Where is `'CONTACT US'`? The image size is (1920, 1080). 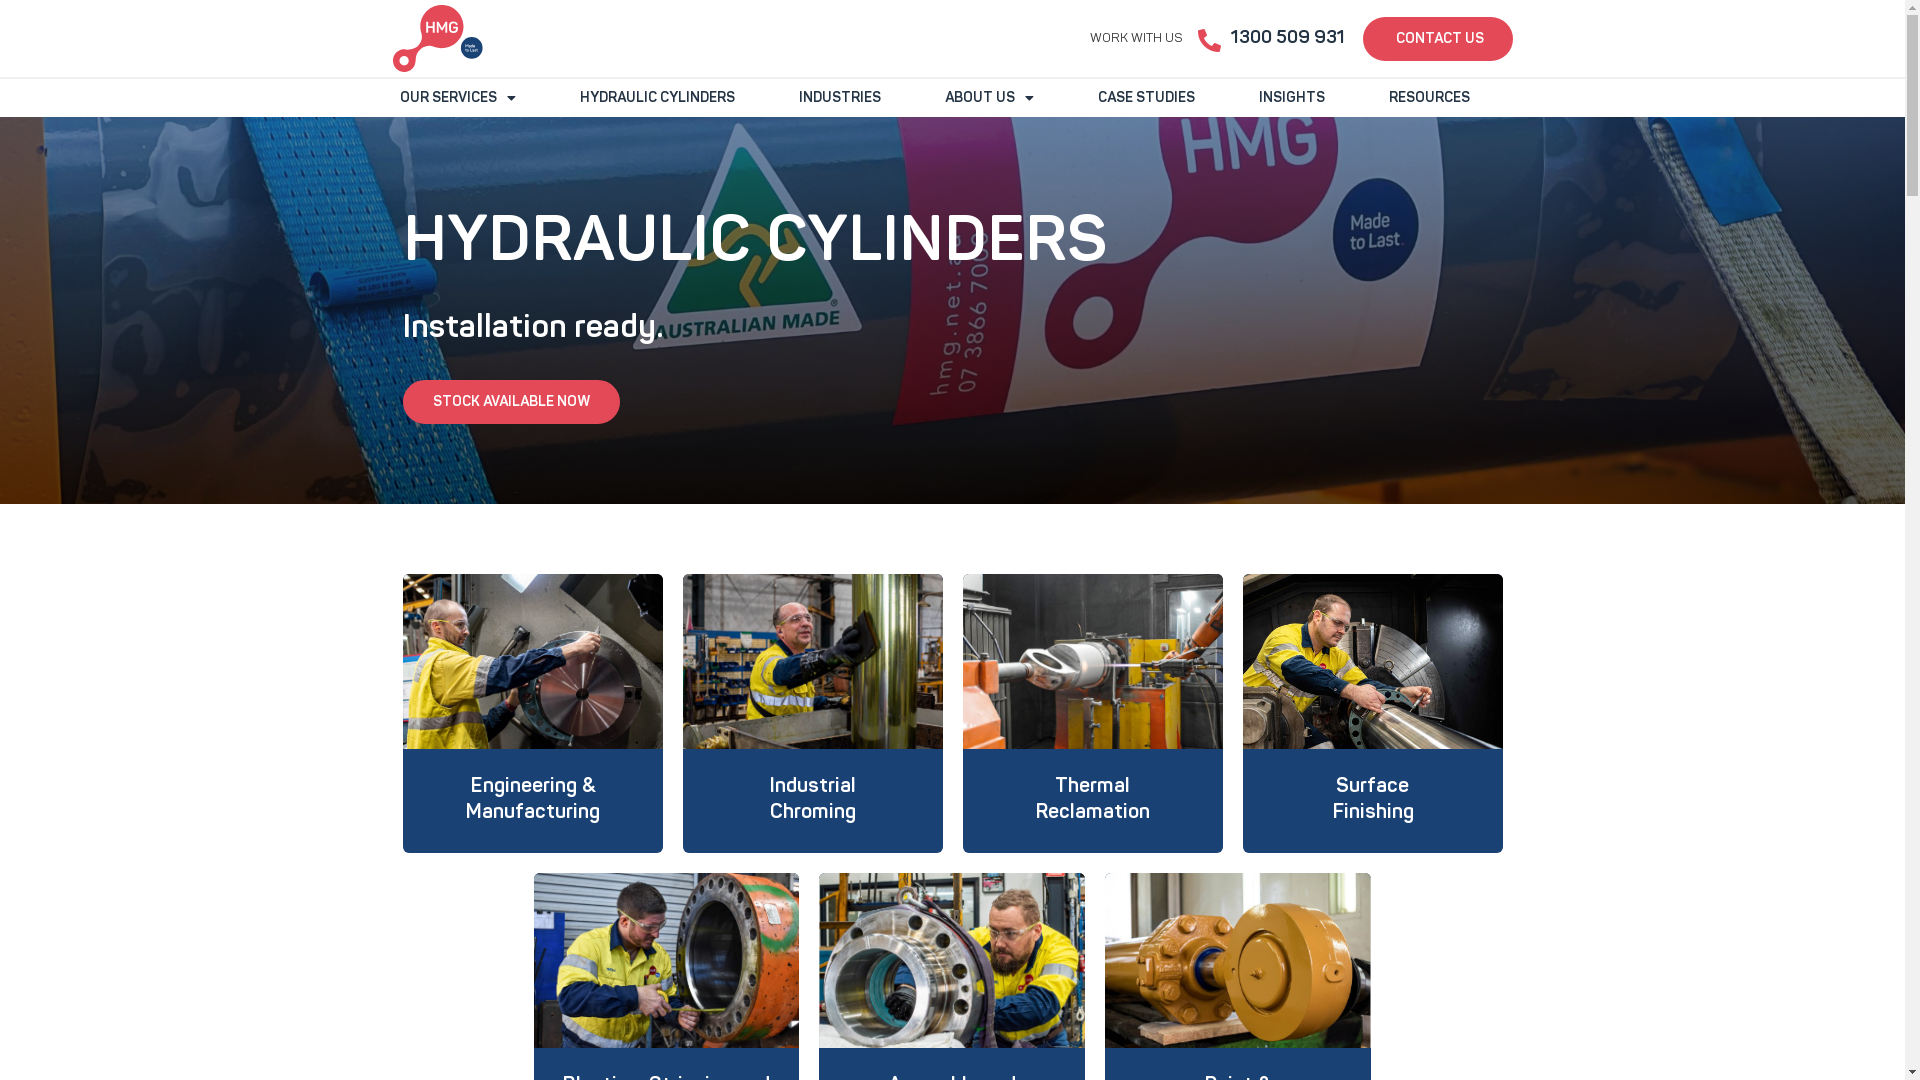
'CONTACT US' is located at coordinates (1435, 38).